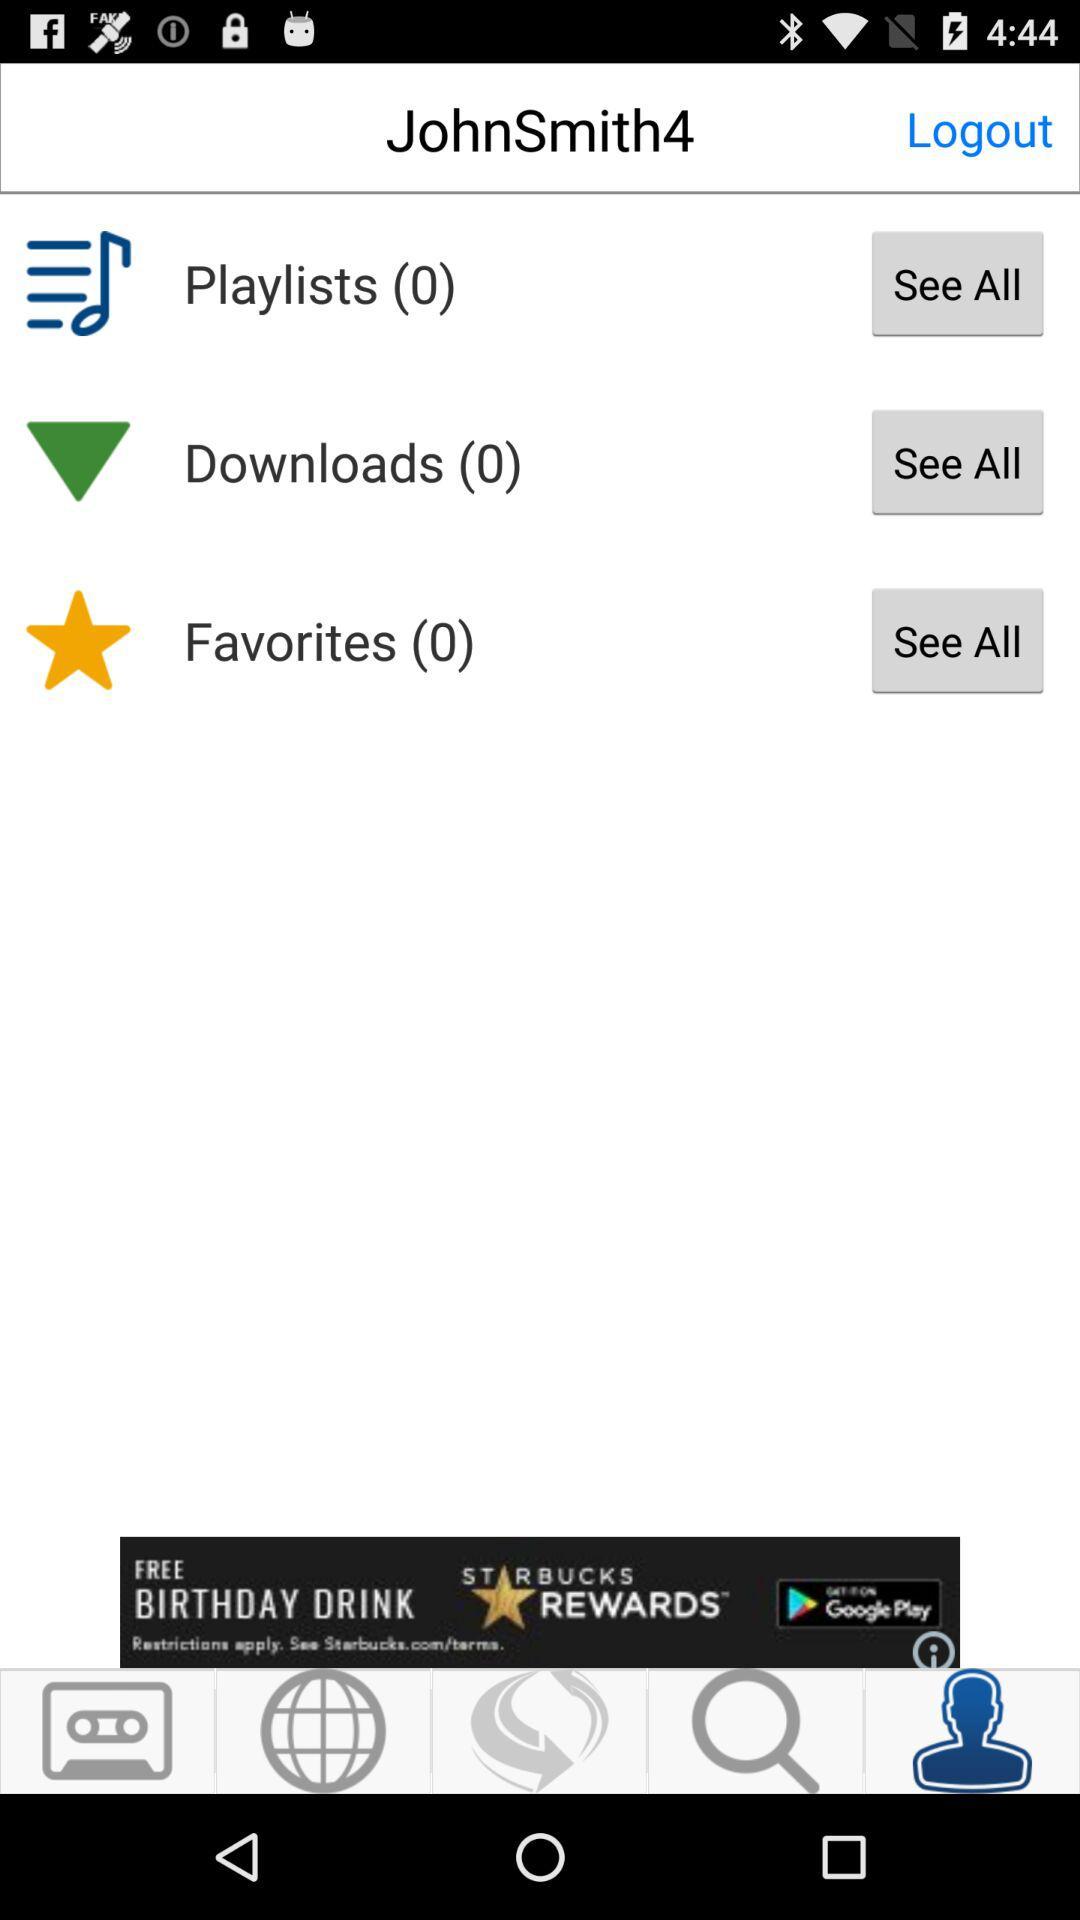 This screenshot has width=1080, height=1920. What do you see at coordinates (538, 1730) in the screenshot?
I see `loop option` at bounding box center [538, 1730].